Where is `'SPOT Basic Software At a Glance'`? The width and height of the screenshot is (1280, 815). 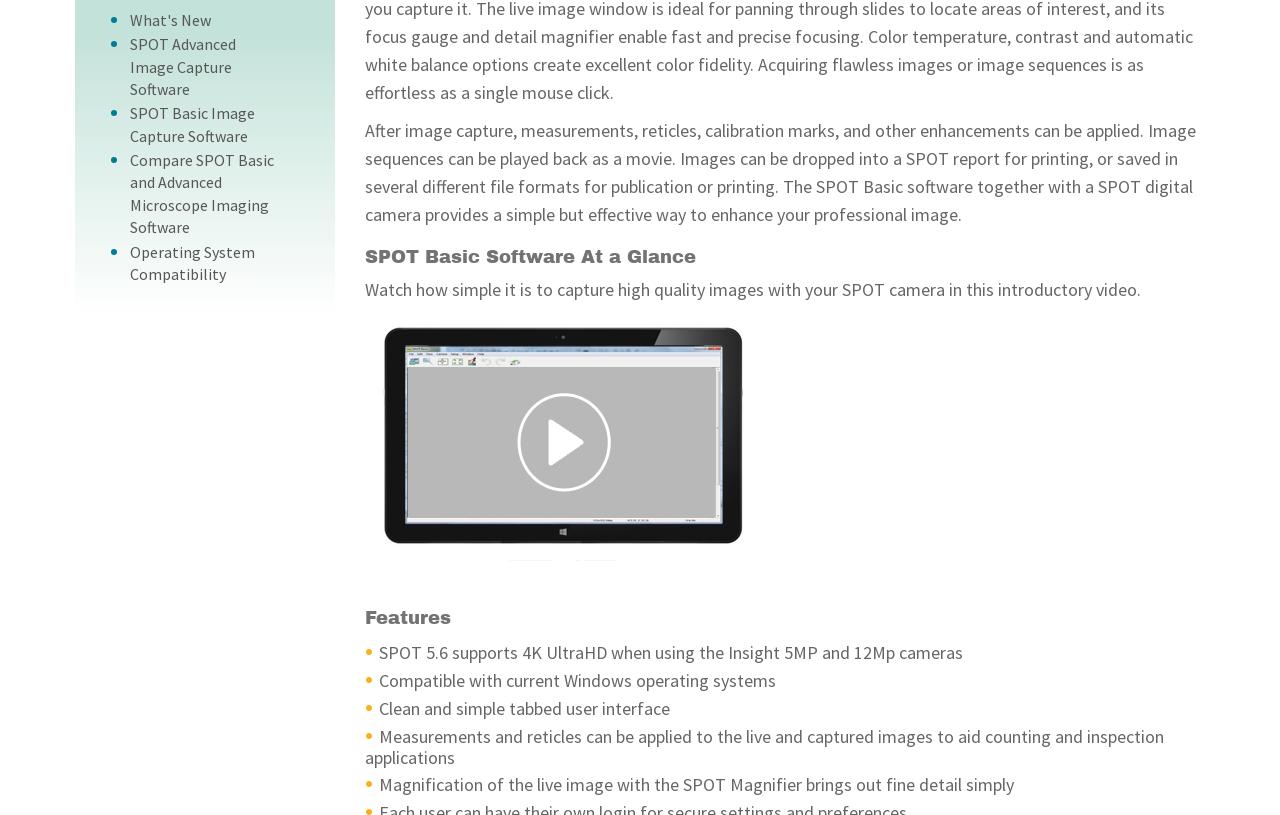
'SPOT Basic Software At a Glance' is located at coordinates (530, 255).